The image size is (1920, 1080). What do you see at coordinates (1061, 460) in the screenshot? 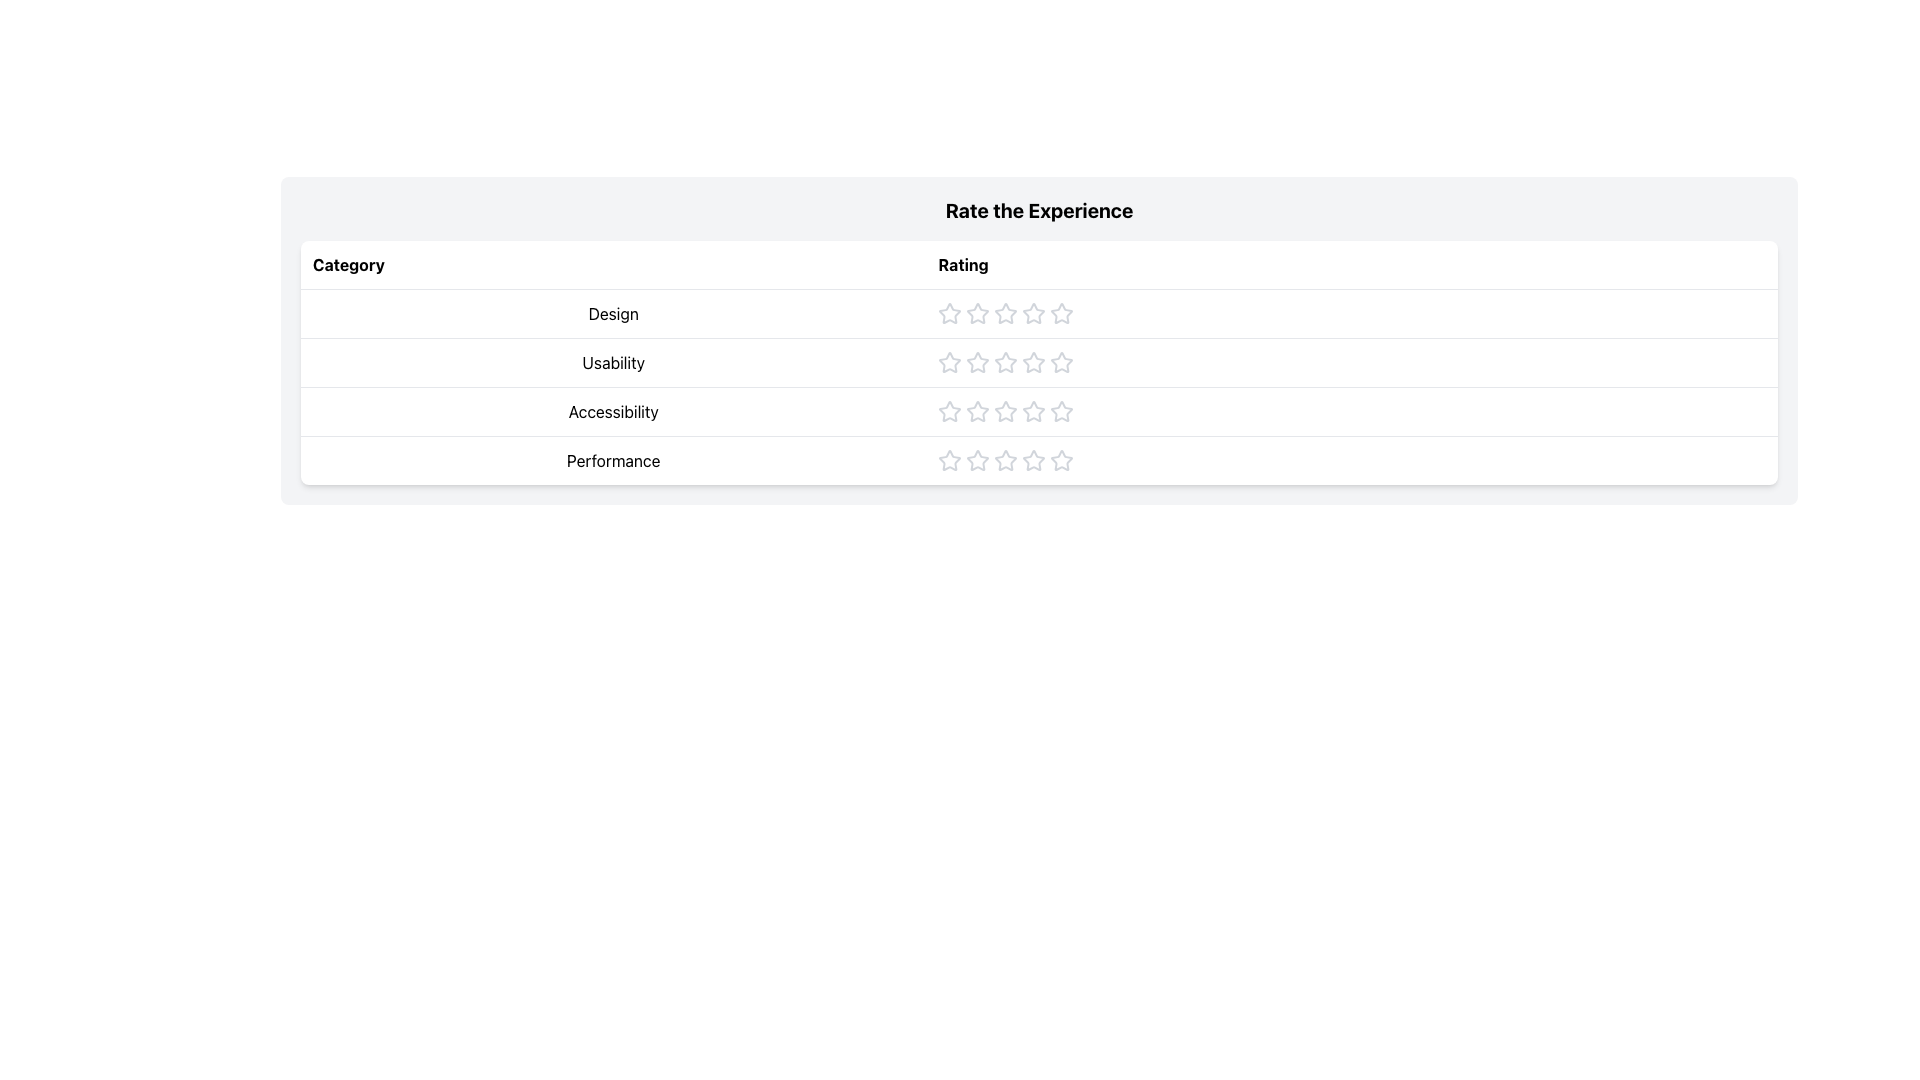
I see `the fourth star in the 'Performance' rating category` at bounding box center [1061, 460].